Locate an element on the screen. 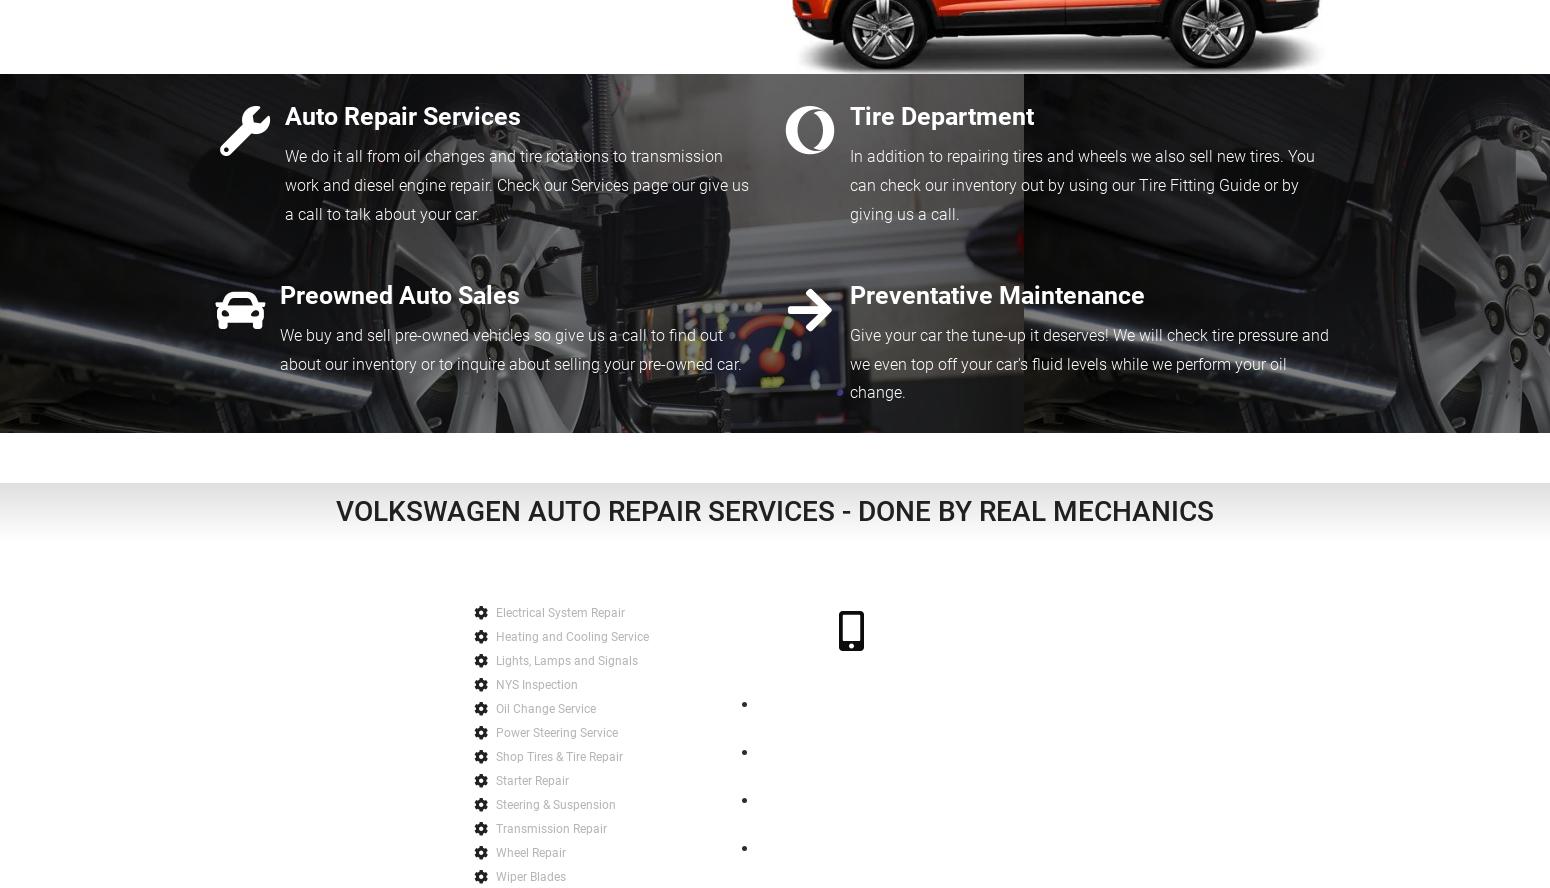  'Wiper Blades' is located at coordinates (530, 875).